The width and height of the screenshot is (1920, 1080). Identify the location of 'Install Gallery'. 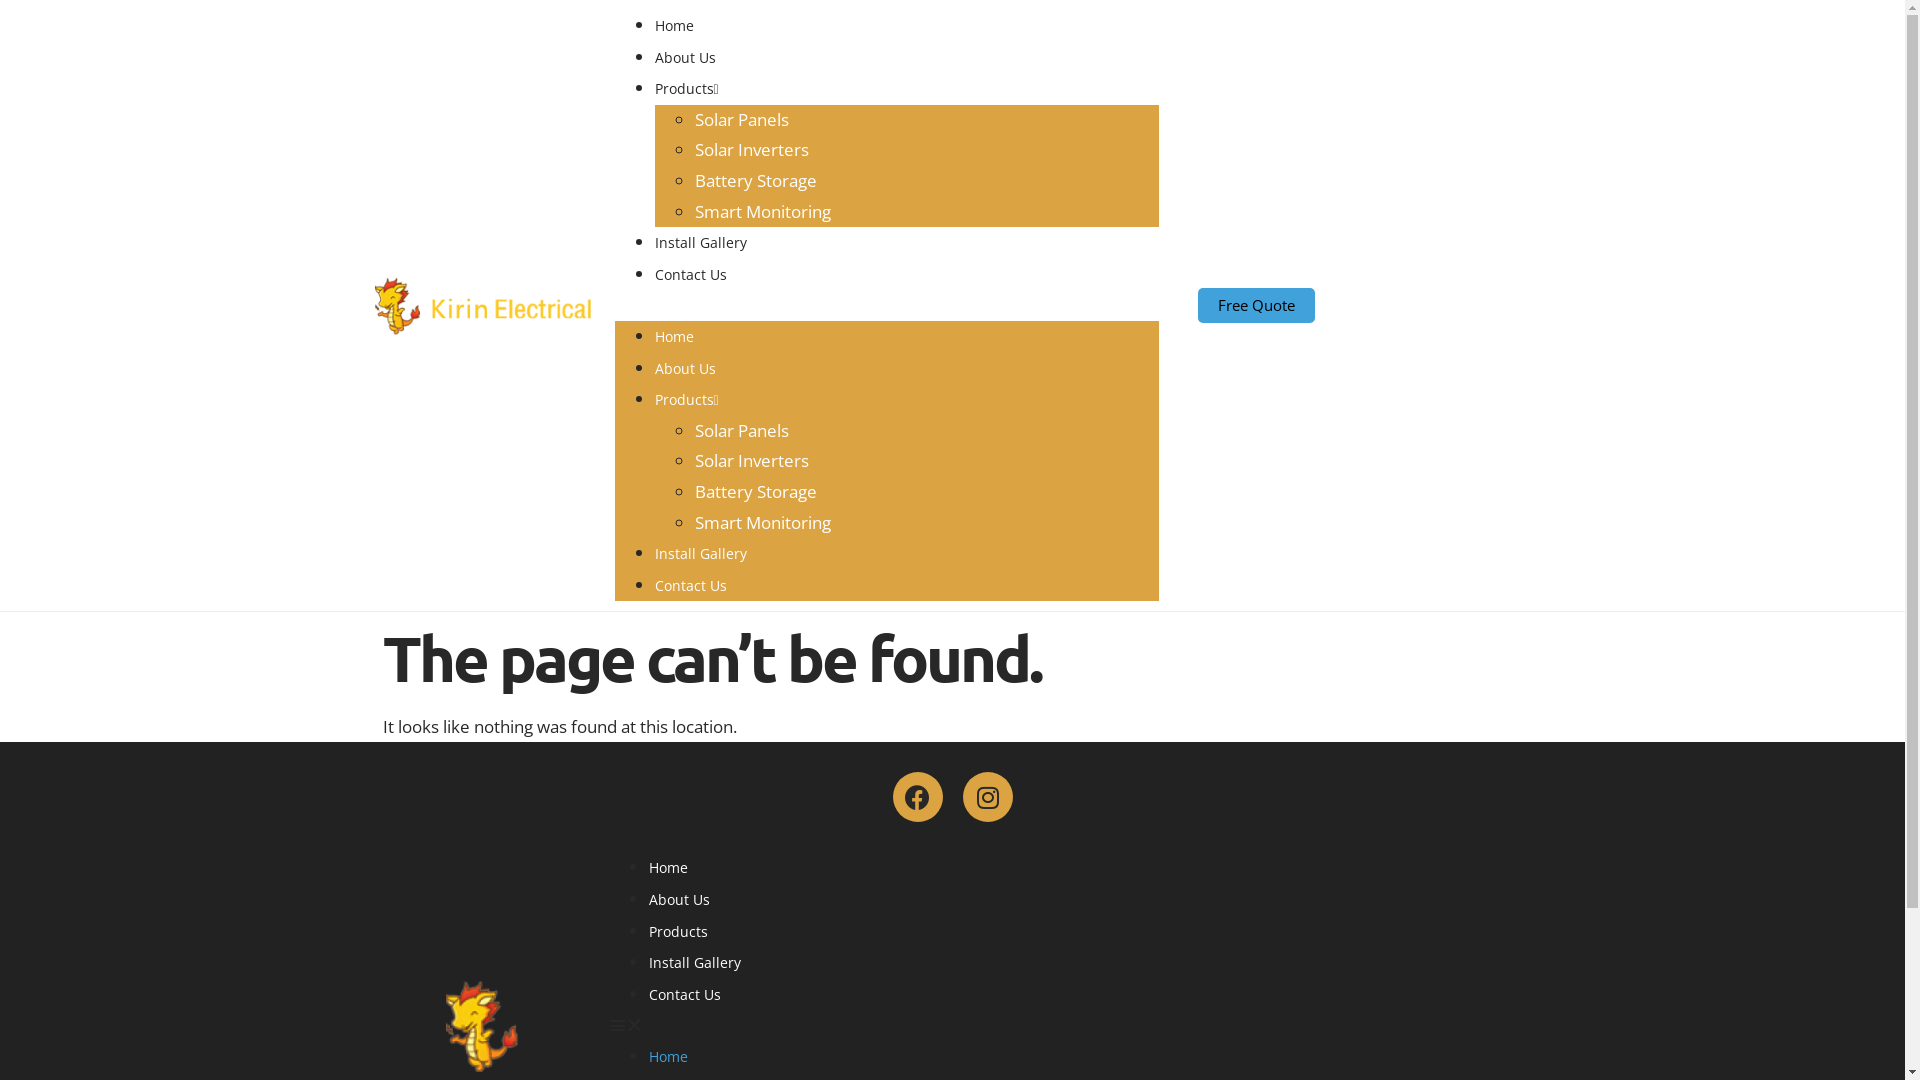
(700, 241).